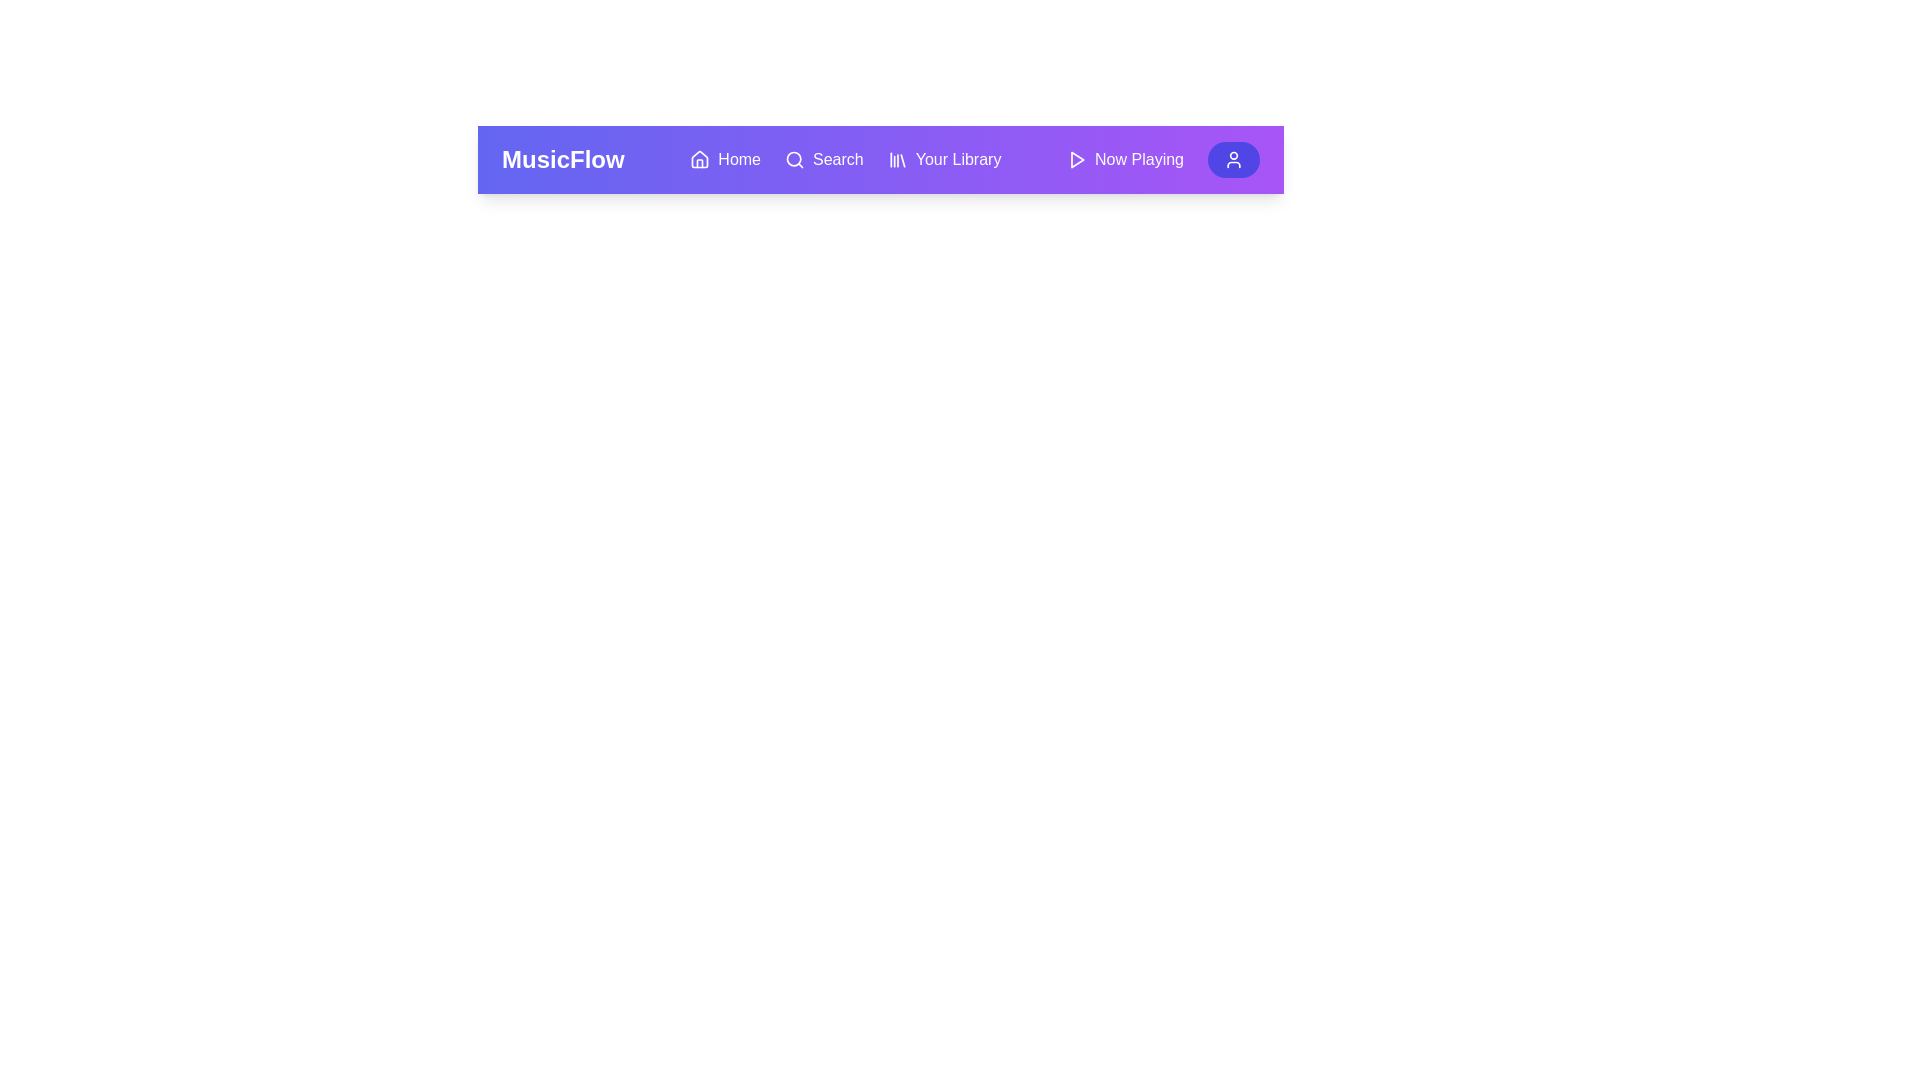  What do you see at coordinates (723, 158) in the screenshot?
I see `the Home button to observe its hover effect` at bounding box center [723, 158].